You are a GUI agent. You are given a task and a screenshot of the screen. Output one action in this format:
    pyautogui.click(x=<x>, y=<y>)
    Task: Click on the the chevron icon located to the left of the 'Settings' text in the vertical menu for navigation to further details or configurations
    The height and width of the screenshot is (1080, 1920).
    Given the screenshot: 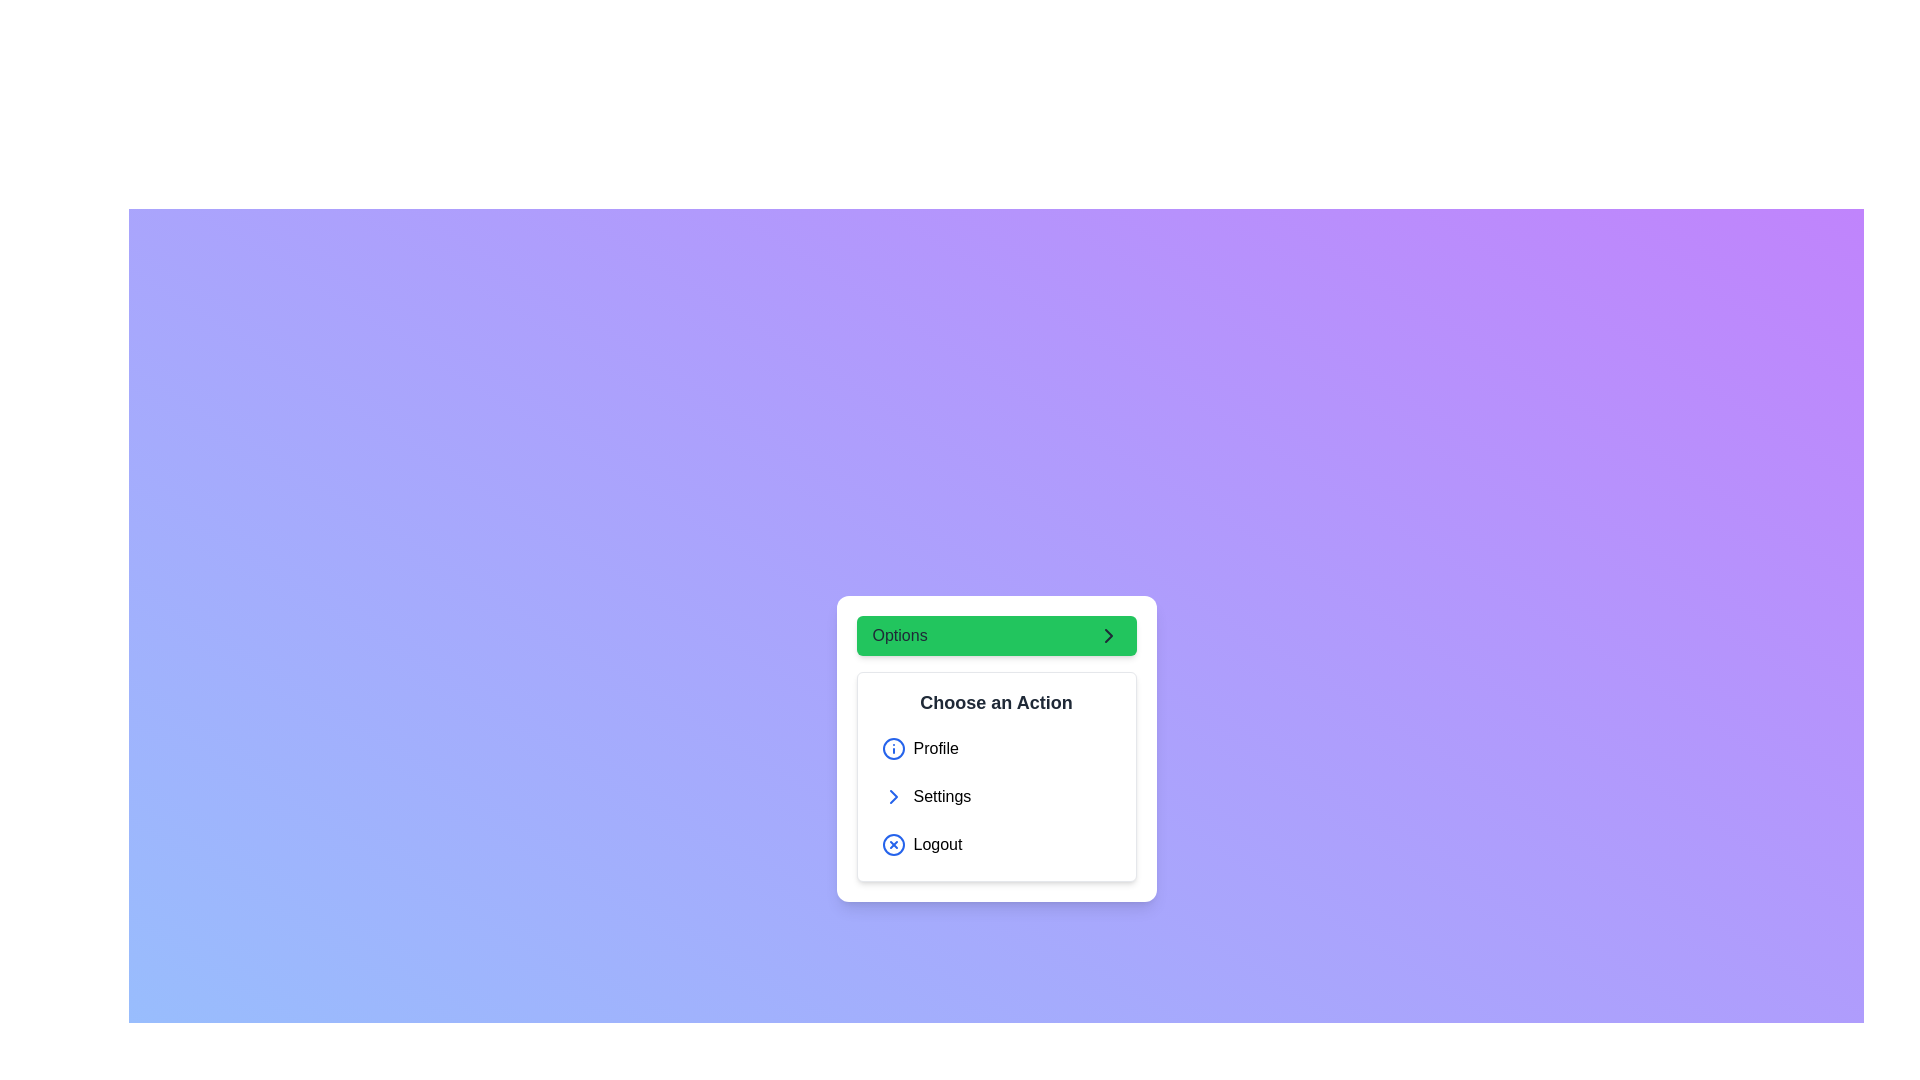 What is the action you would take?
    pyautogui.click(x=892, y=796)
    